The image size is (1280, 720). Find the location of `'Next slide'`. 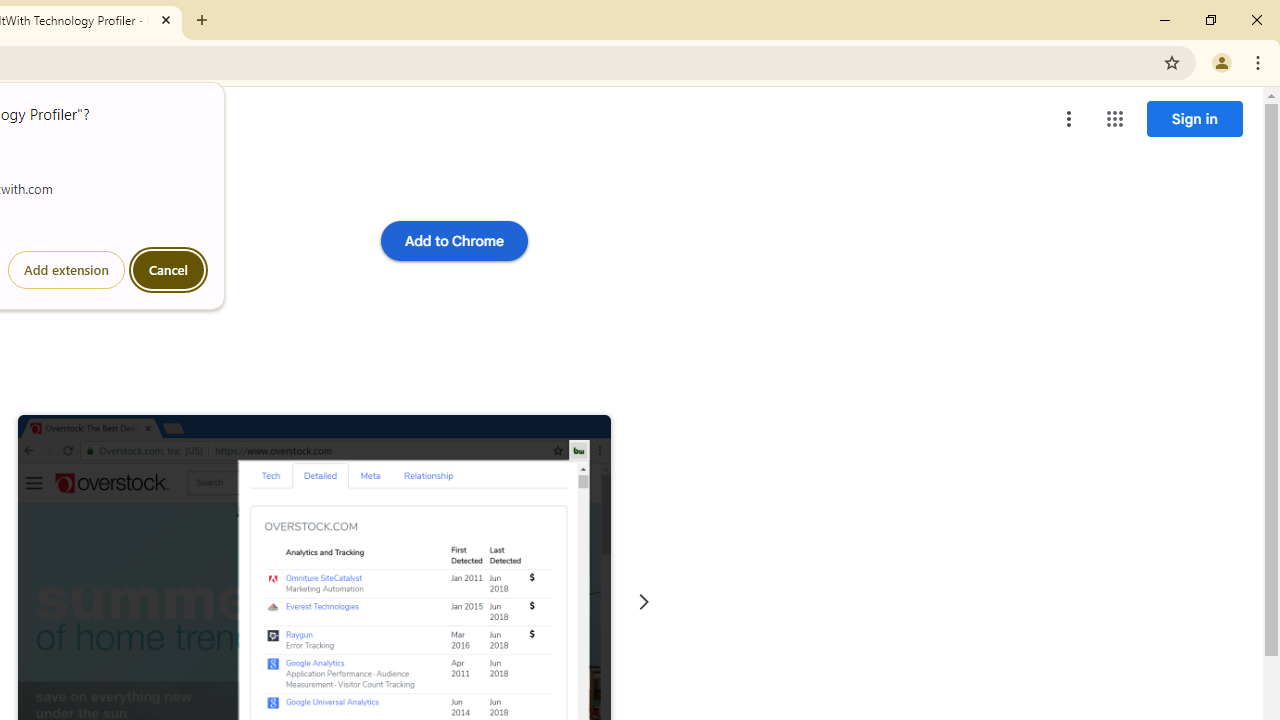

'Next slide' is located at coordinates (643, 601).